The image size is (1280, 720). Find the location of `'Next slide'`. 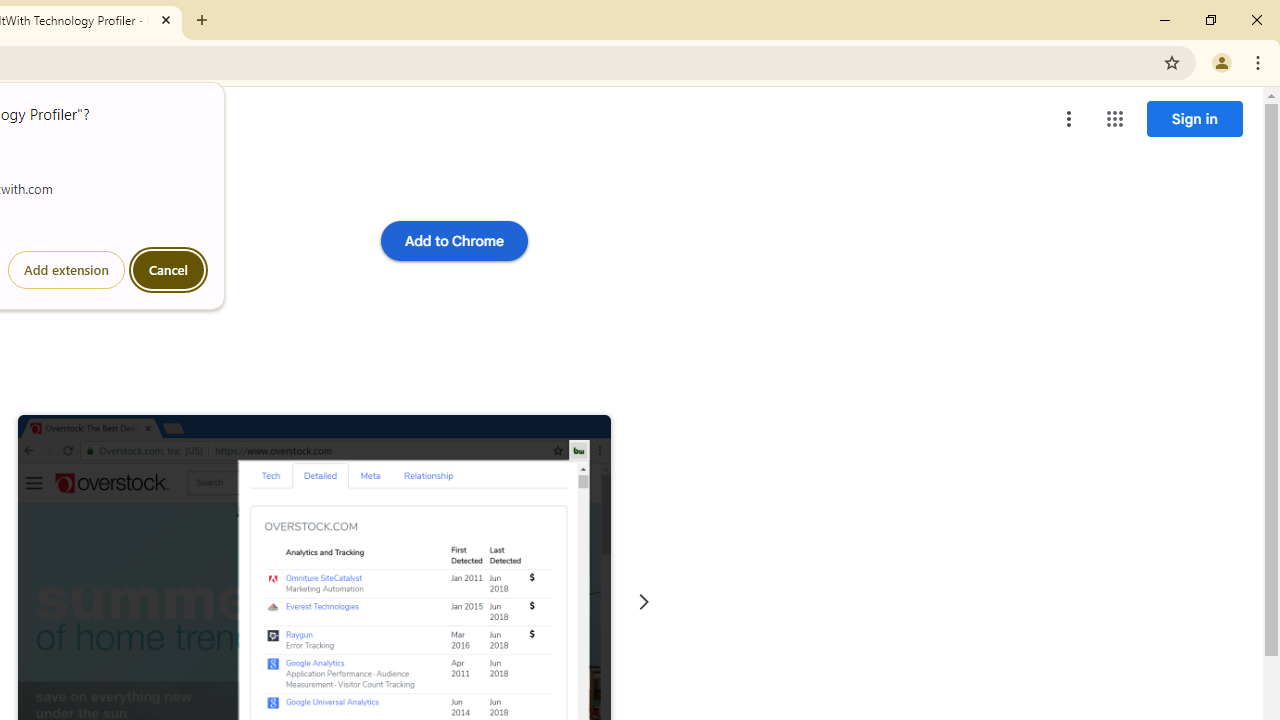

'Next slide' is located at coordinates (643, 601).